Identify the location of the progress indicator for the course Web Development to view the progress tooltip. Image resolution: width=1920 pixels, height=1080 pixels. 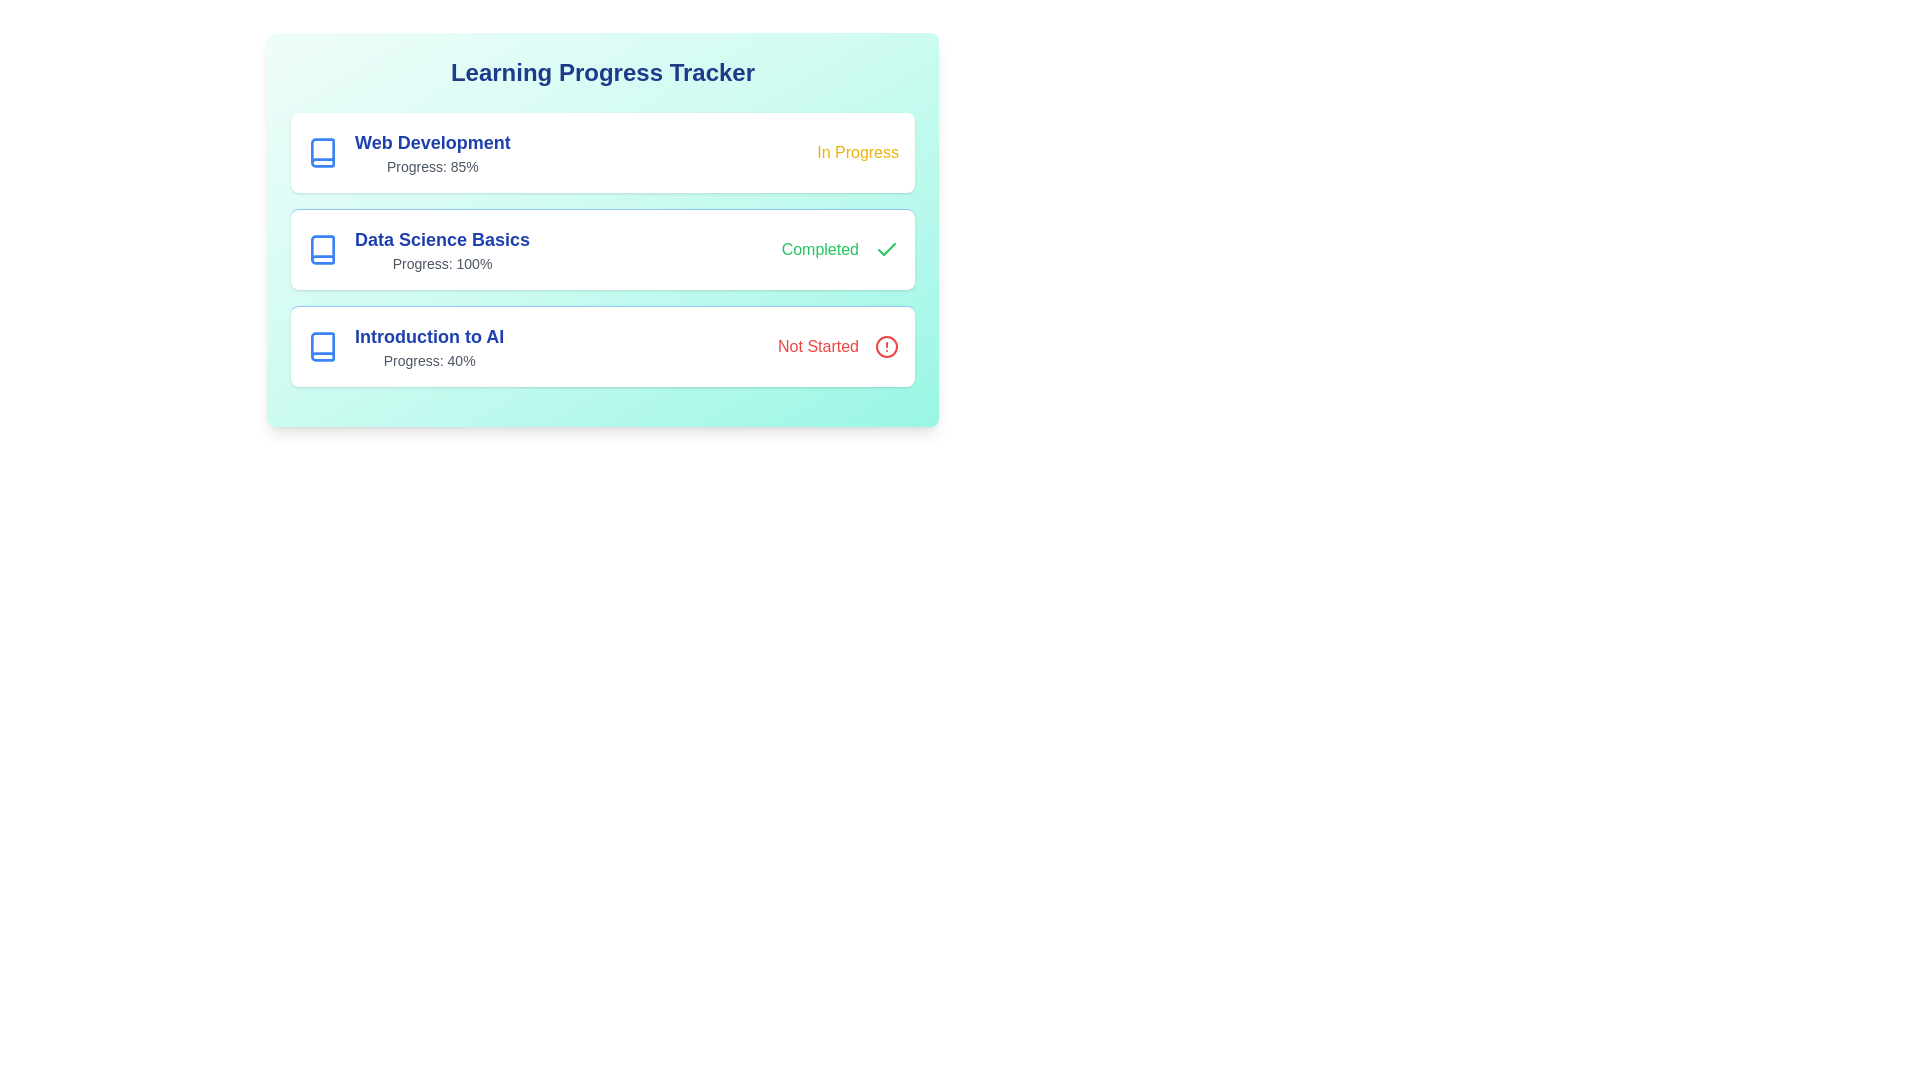
(407, 152).